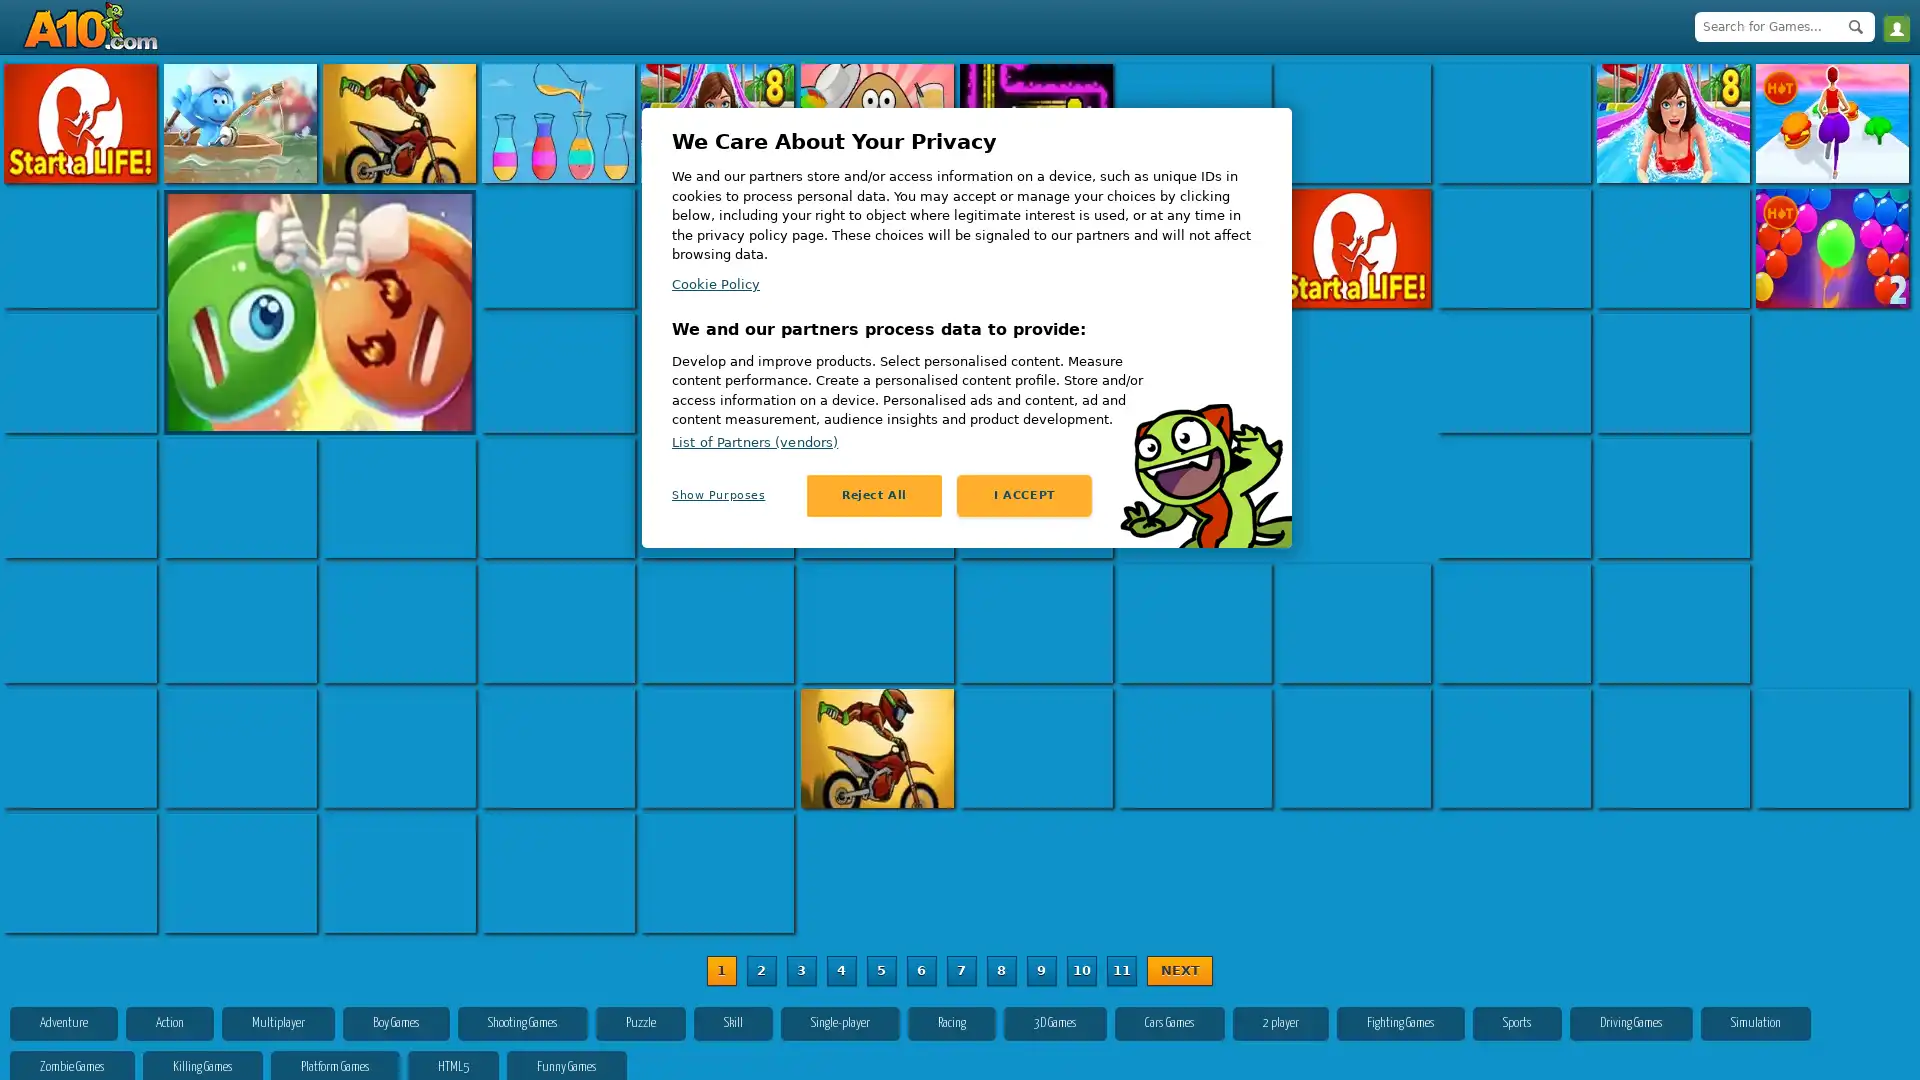  I want to click on List of Partners (vendors), so click(753, 440).